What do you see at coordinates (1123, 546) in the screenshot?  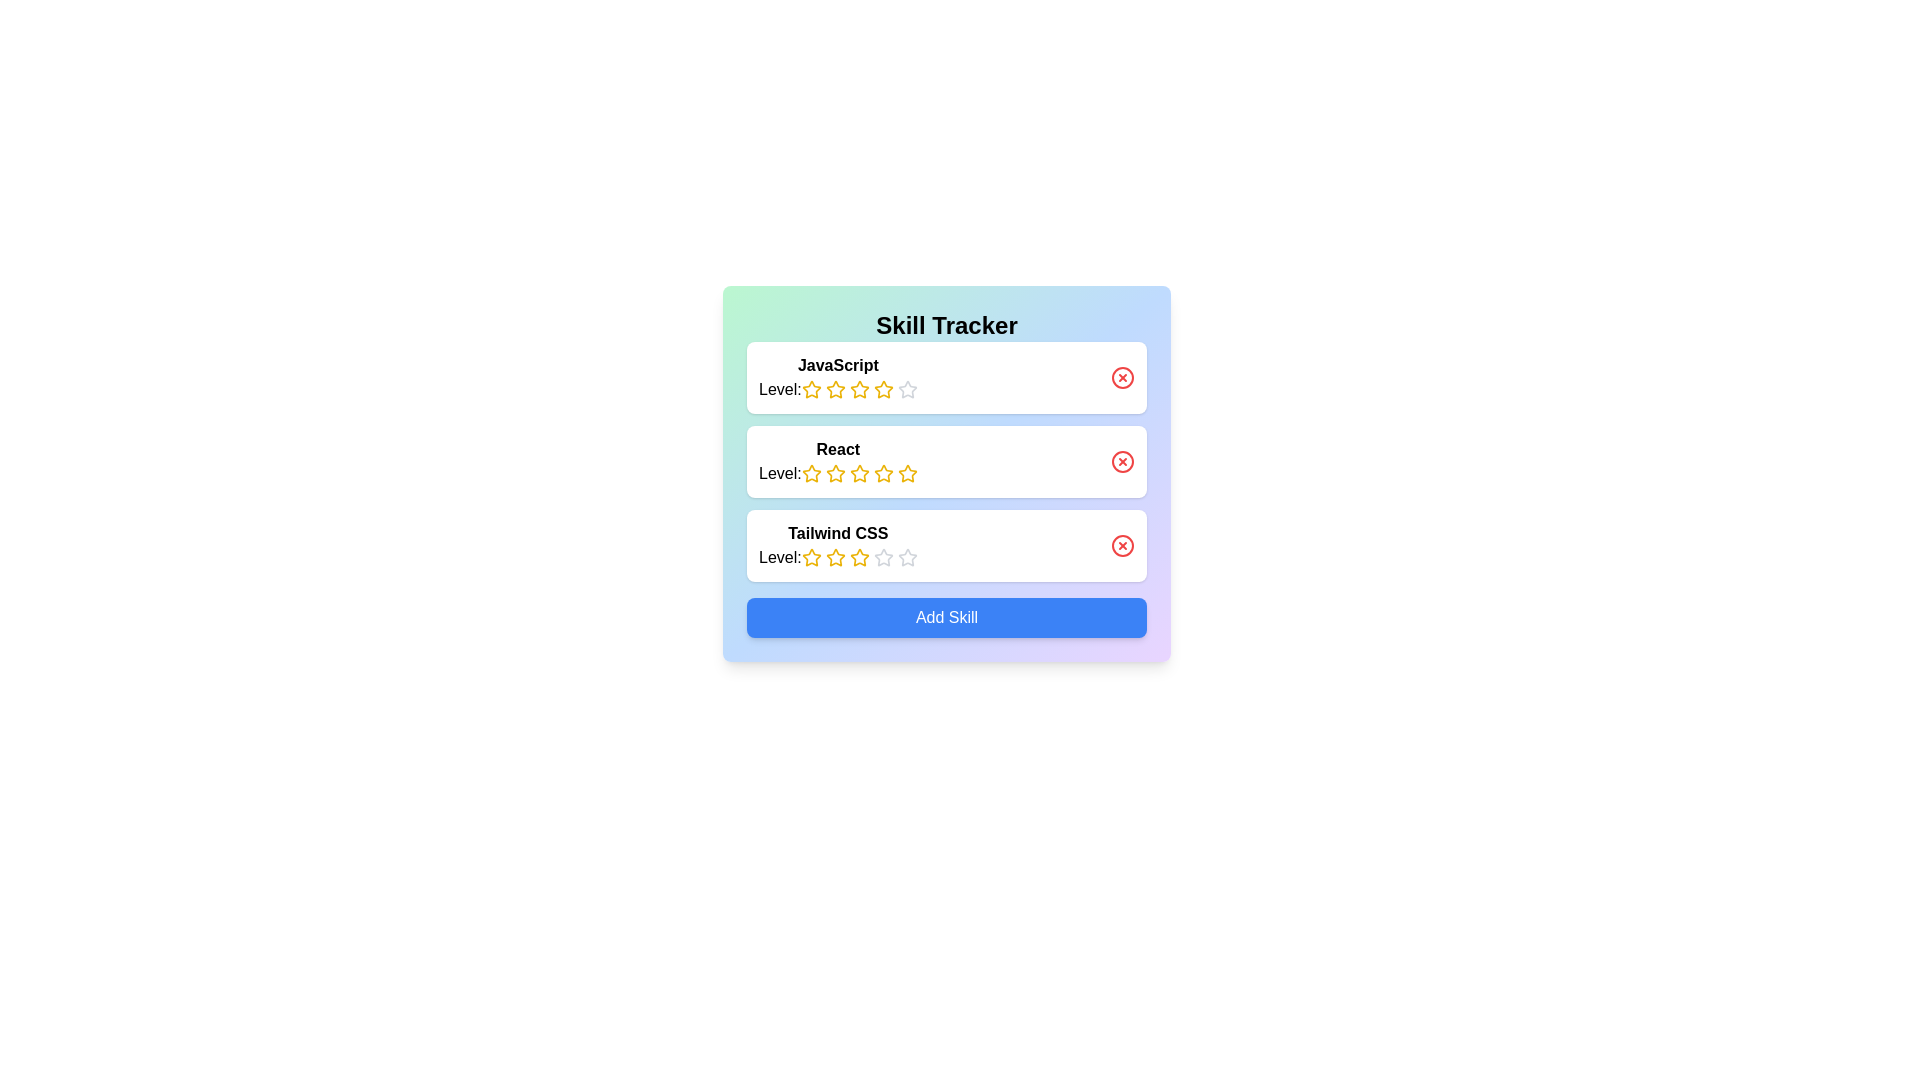 I see `the remove button for the skill named Tailwind CSS` at bounding box center [1123, 546].